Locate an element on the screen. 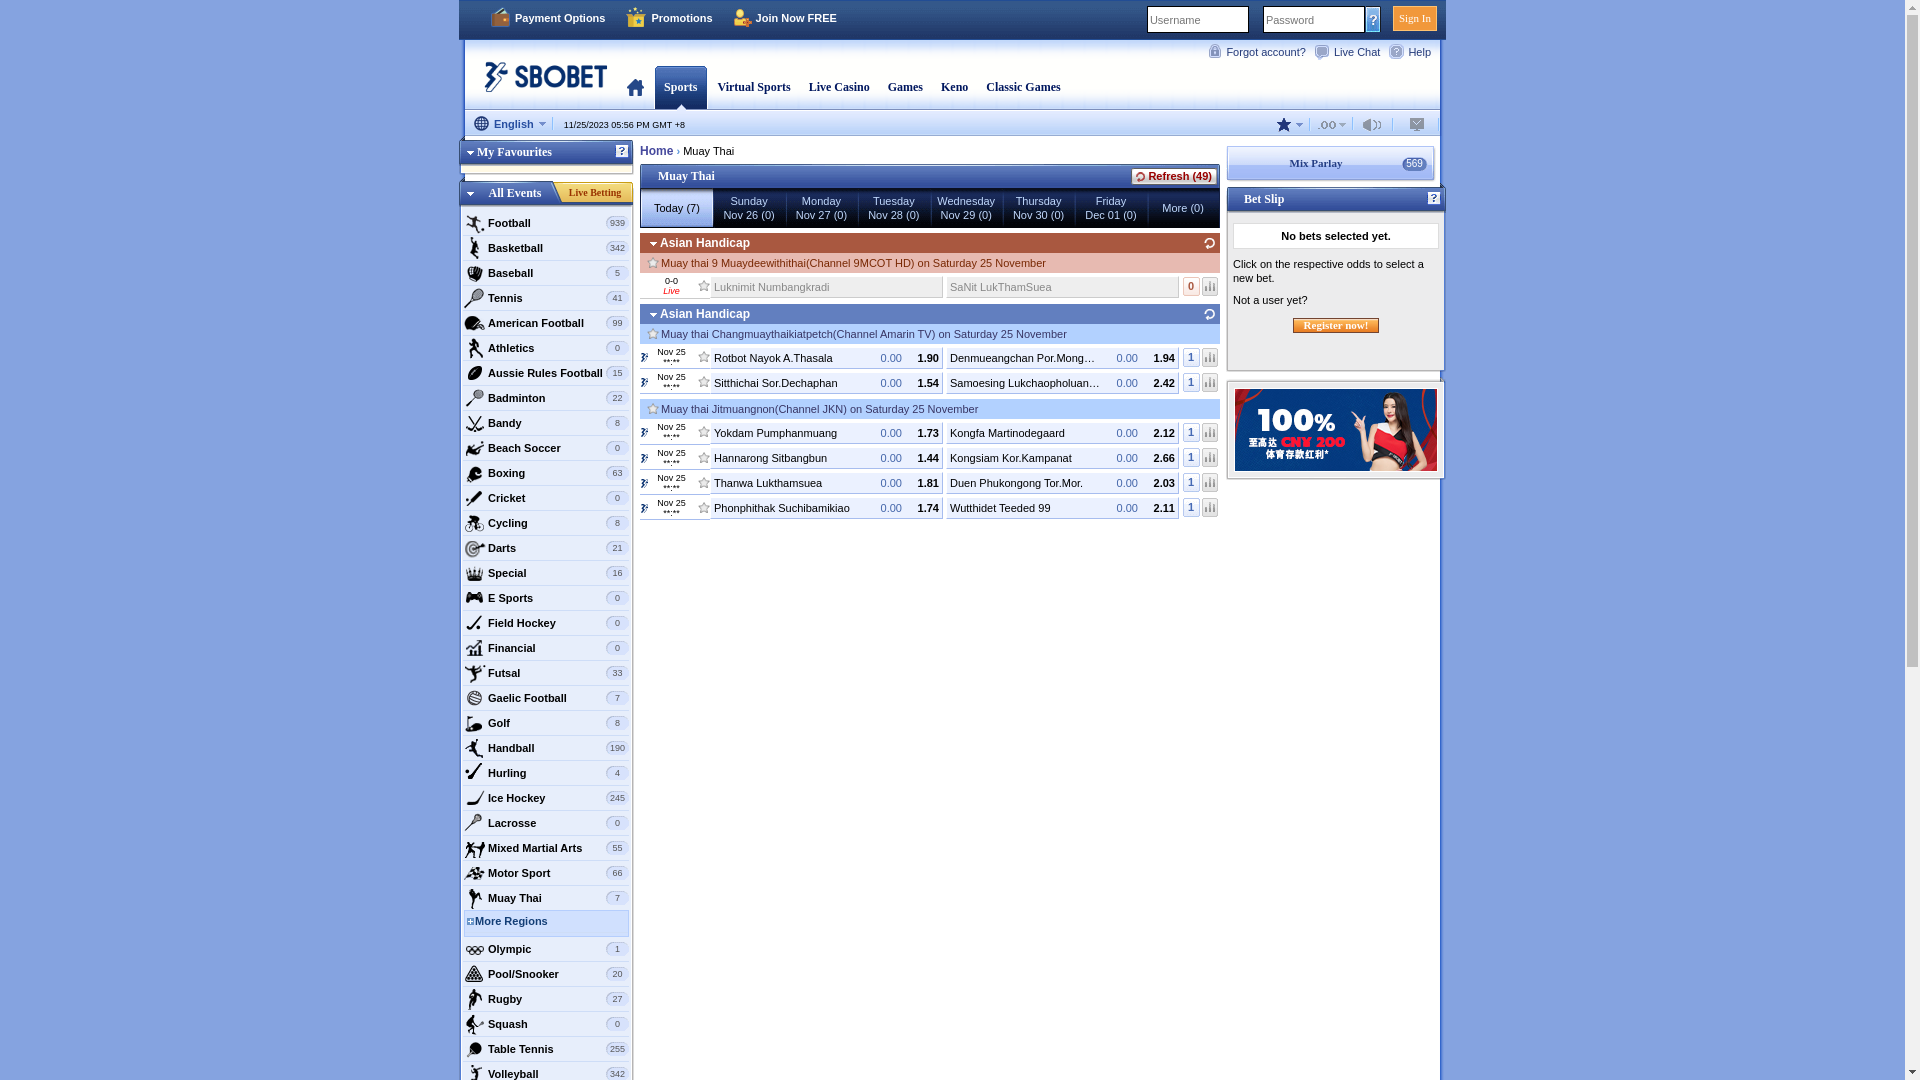  'Pool/Snooker is located at coordinates (546, 973).